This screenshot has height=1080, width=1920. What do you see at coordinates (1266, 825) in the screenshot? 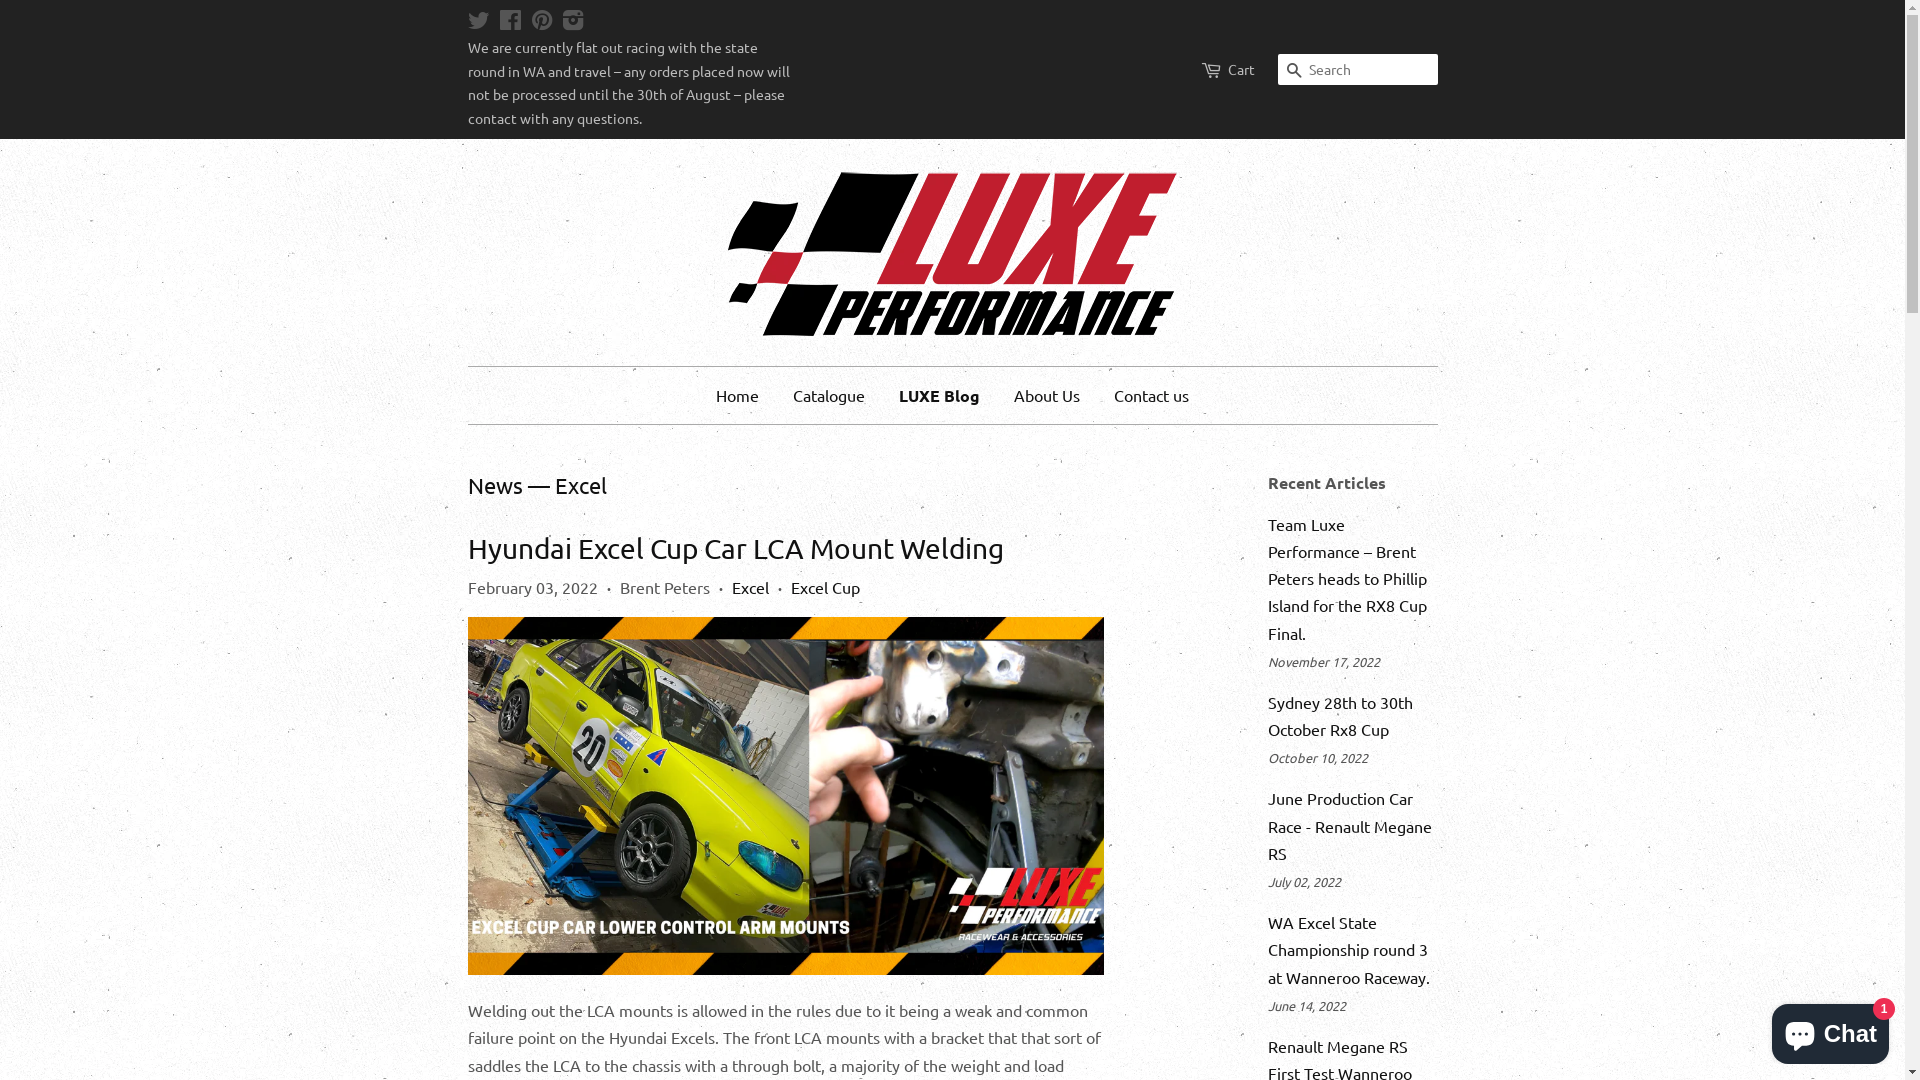
I see `'June Production Car Race - Renault Megane RS'` at bounding box center [1266, 825].